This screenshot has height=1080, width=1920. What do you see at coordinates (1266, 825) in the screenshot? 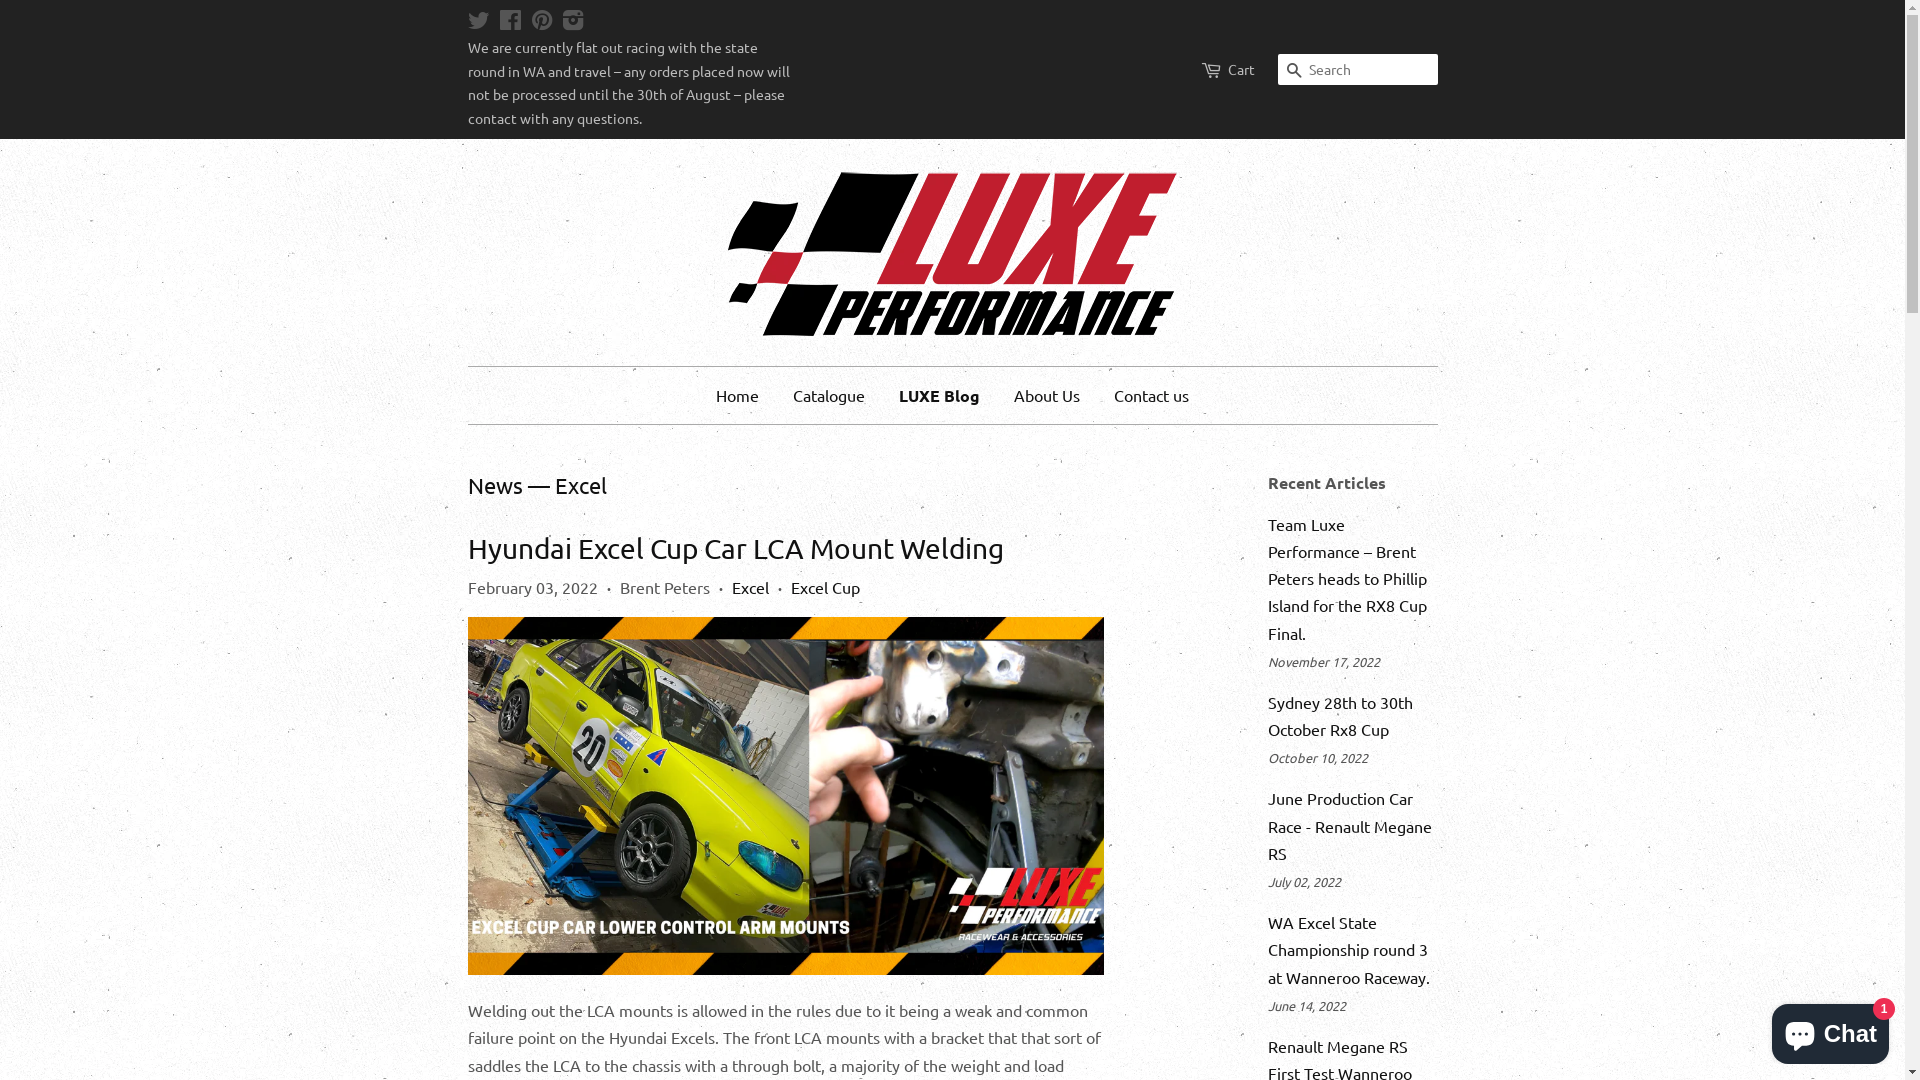
I see `'June Production Car Race - Renault Megane RS'` at bounding box center [1266, 825].